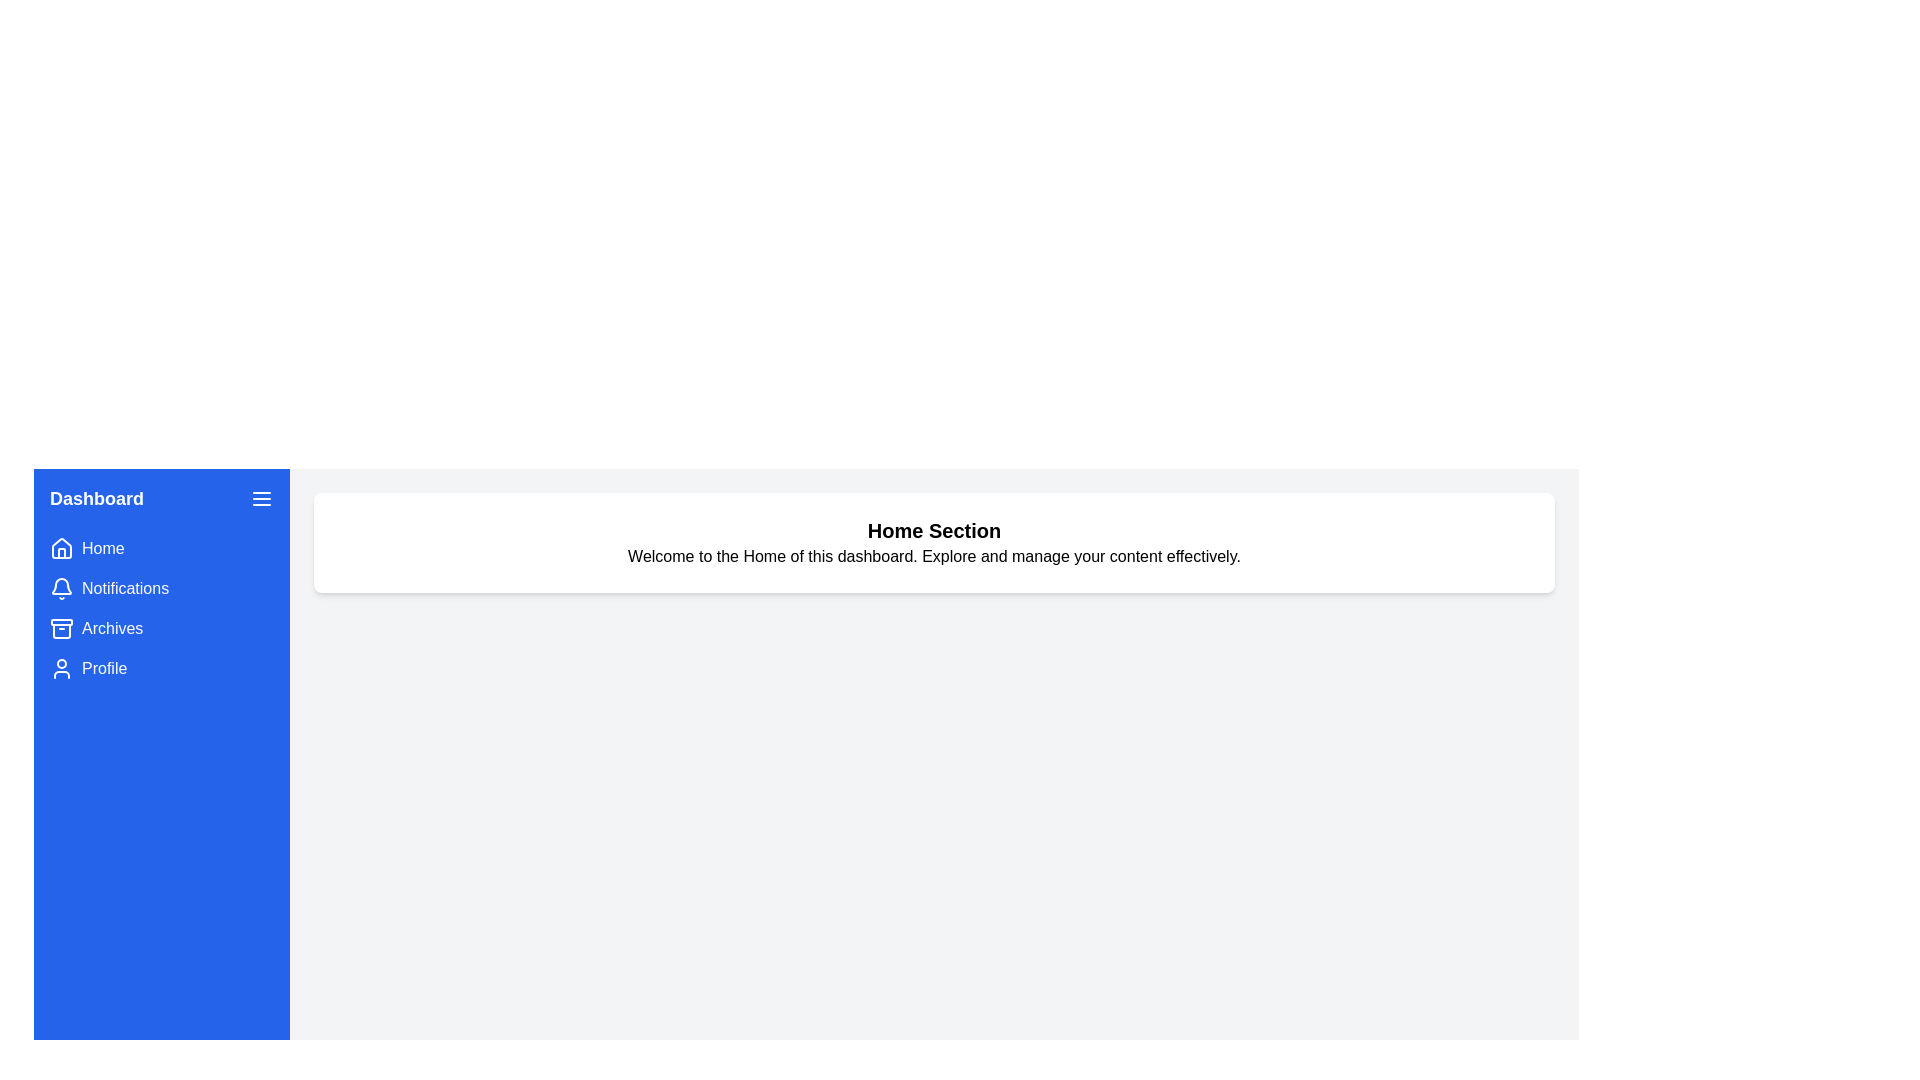  Describe the element at coordinates (261, 497) in the screenshot. I see `the toggle button in the top-right corner of the left sidebar, which is represented by three stacked lines on a blue background` at that location.